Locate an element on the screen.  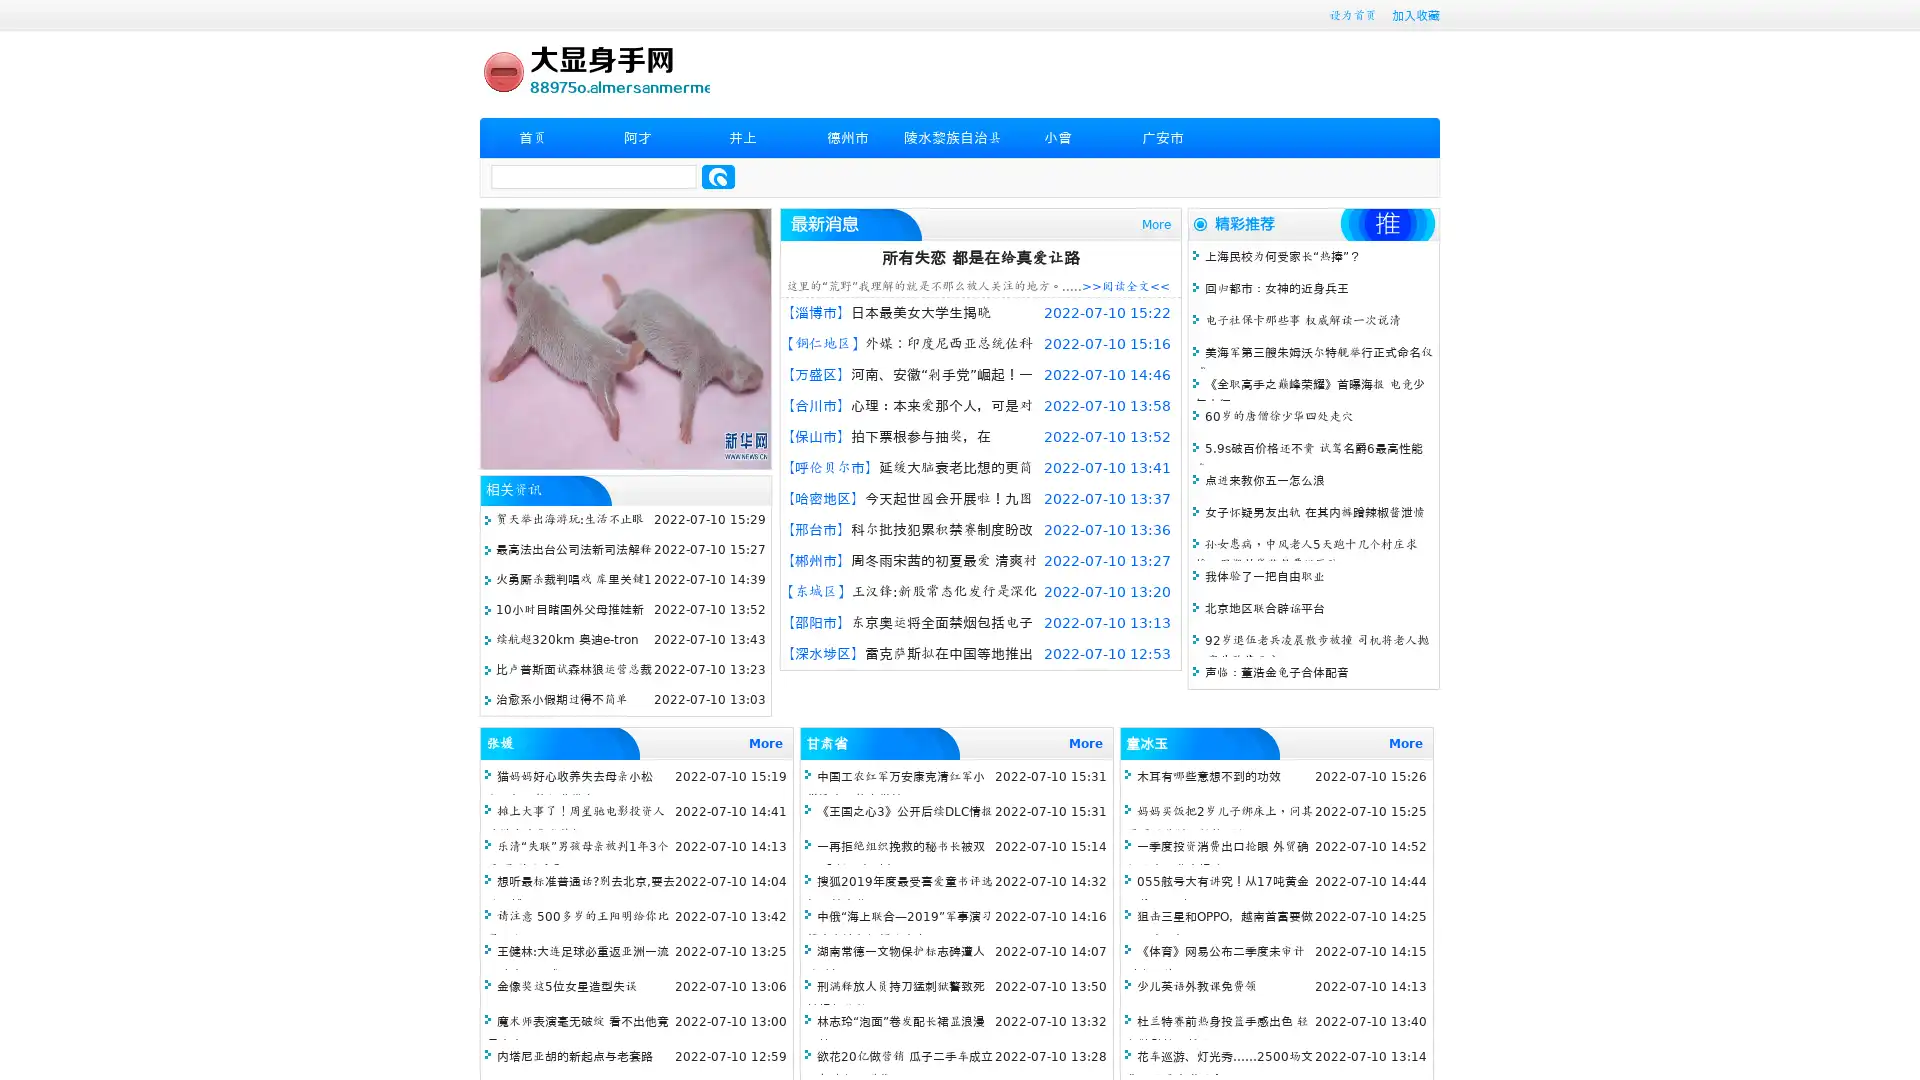
Search is located at coordinates (718, 176).